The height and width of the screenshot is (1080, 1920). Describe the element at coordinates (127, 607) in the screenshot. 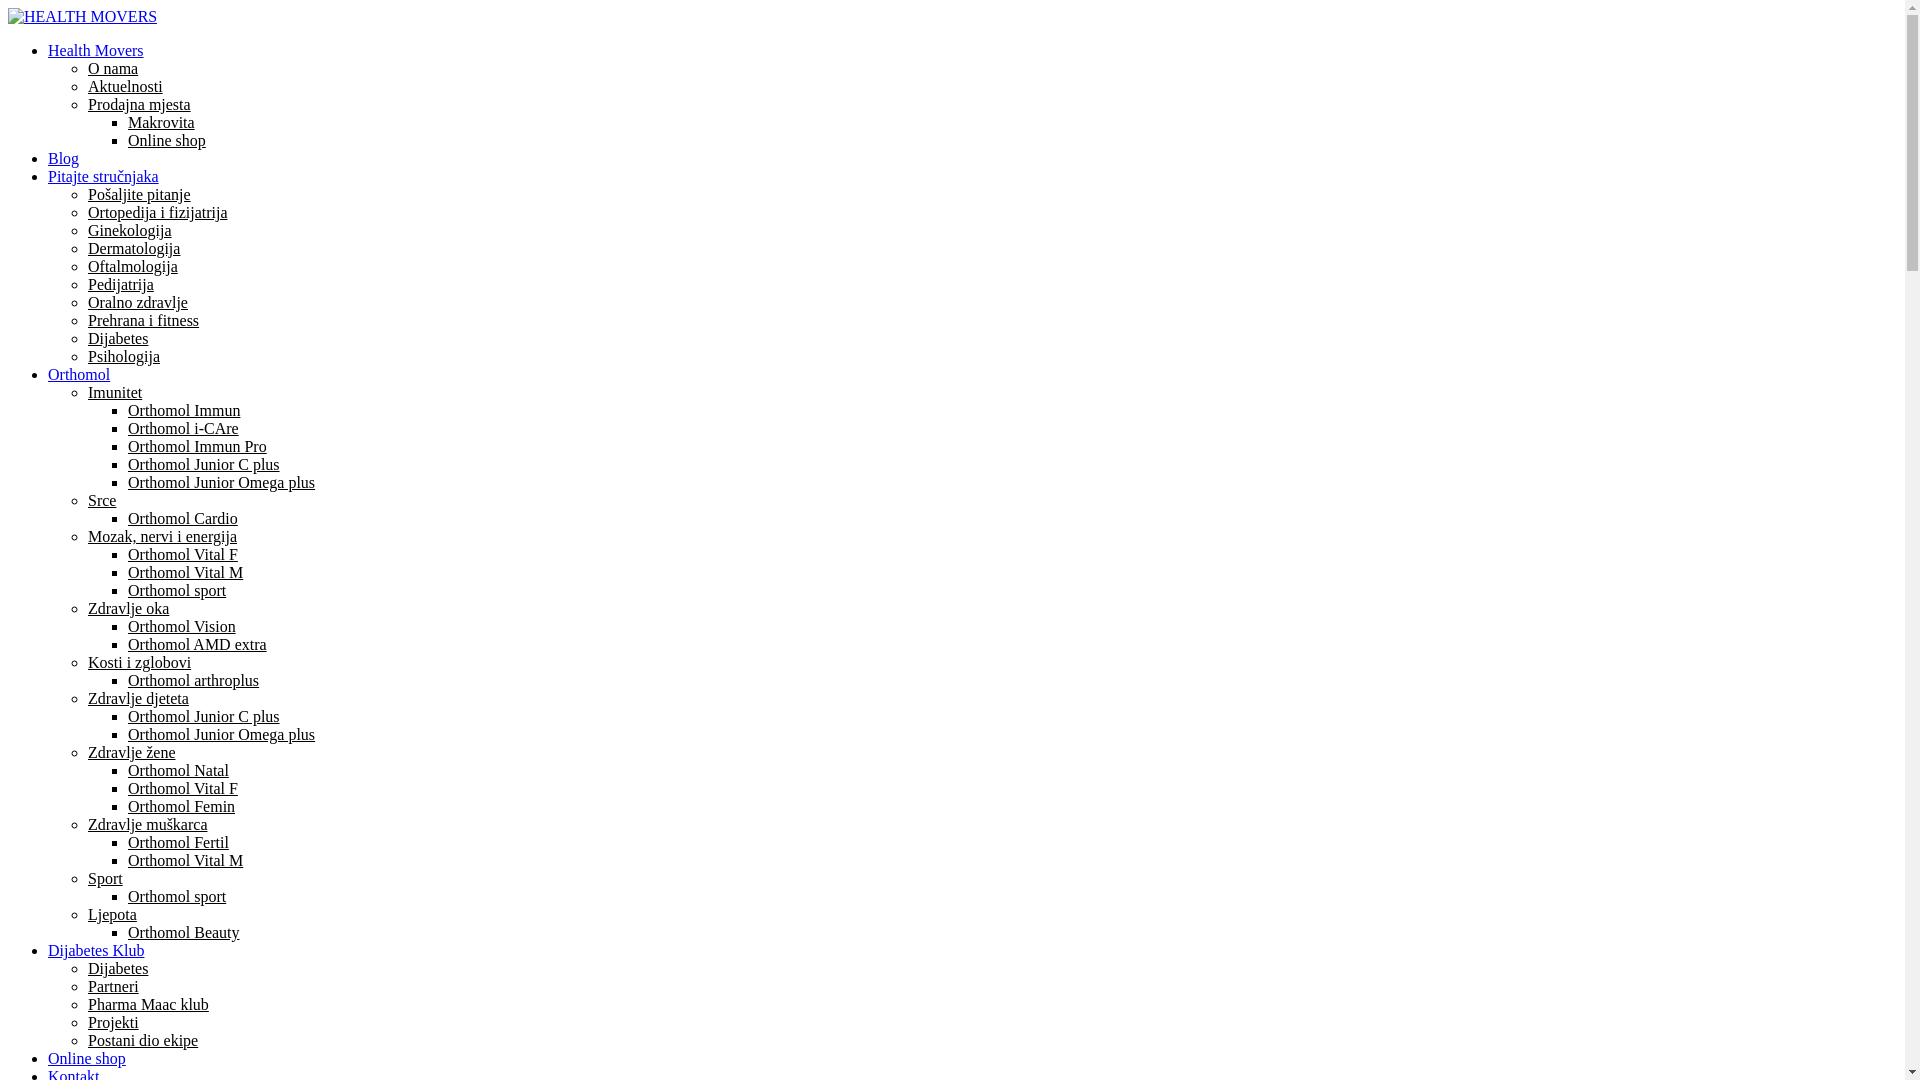

I see `'Zdravlje oka'` at that location.